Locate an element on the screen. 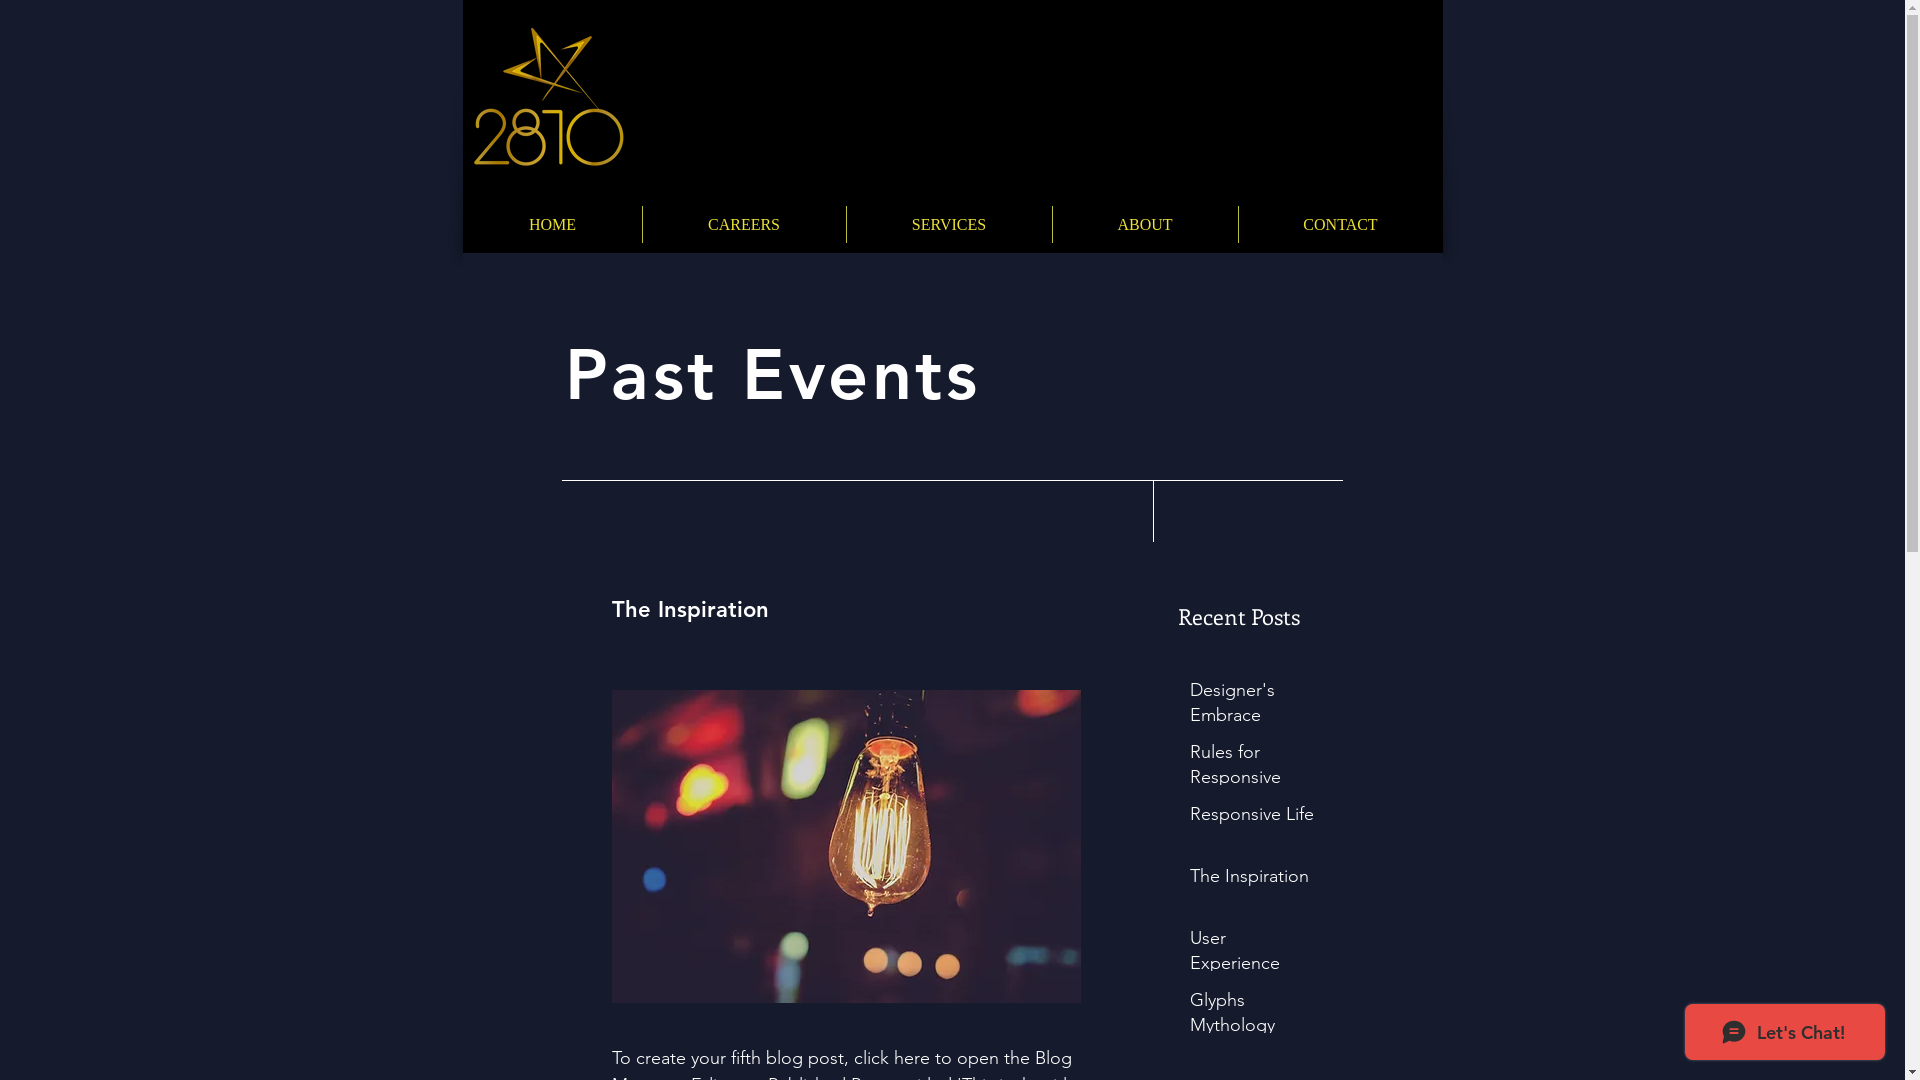 The height and width of the screenshot is (1080, 1920). 'SERVICES' is located at coordinates (947, 224).